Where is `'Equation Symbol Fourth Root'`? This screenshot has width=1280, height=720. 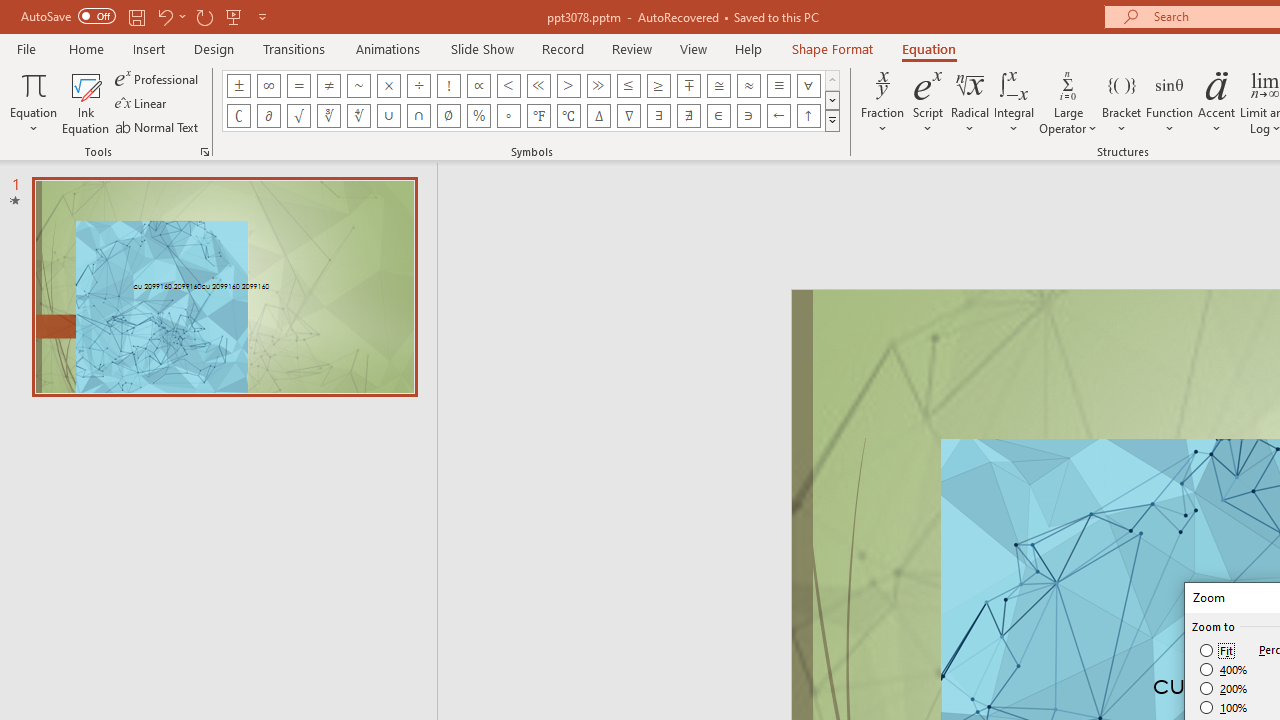
'Equation Symbol Fourth Root' is located at coordinates (359, 115).